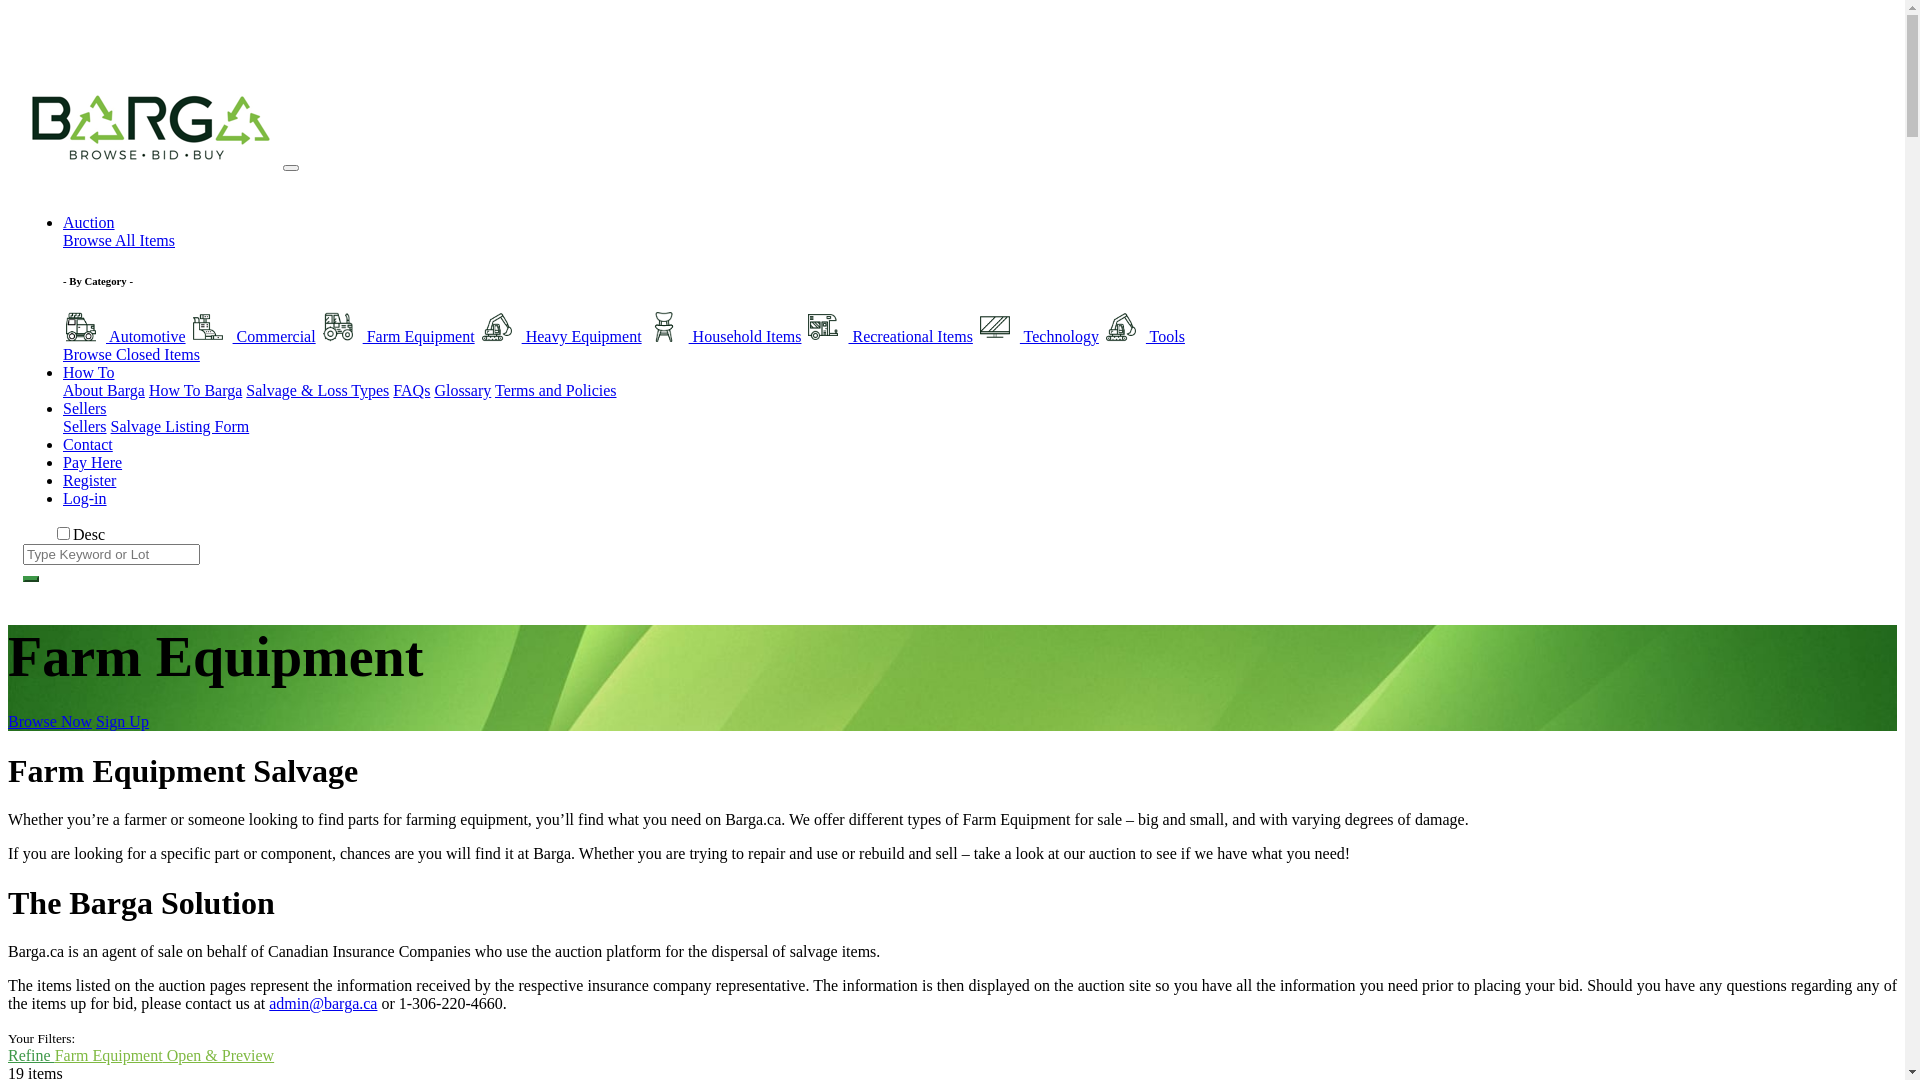 Image resolution: width=1920 pixels, height=1080 pixels. What do you see at coordinates (219, 1054) in the screenshot?
I see `'Open & Preview'` at bounding box center [219, 1054].